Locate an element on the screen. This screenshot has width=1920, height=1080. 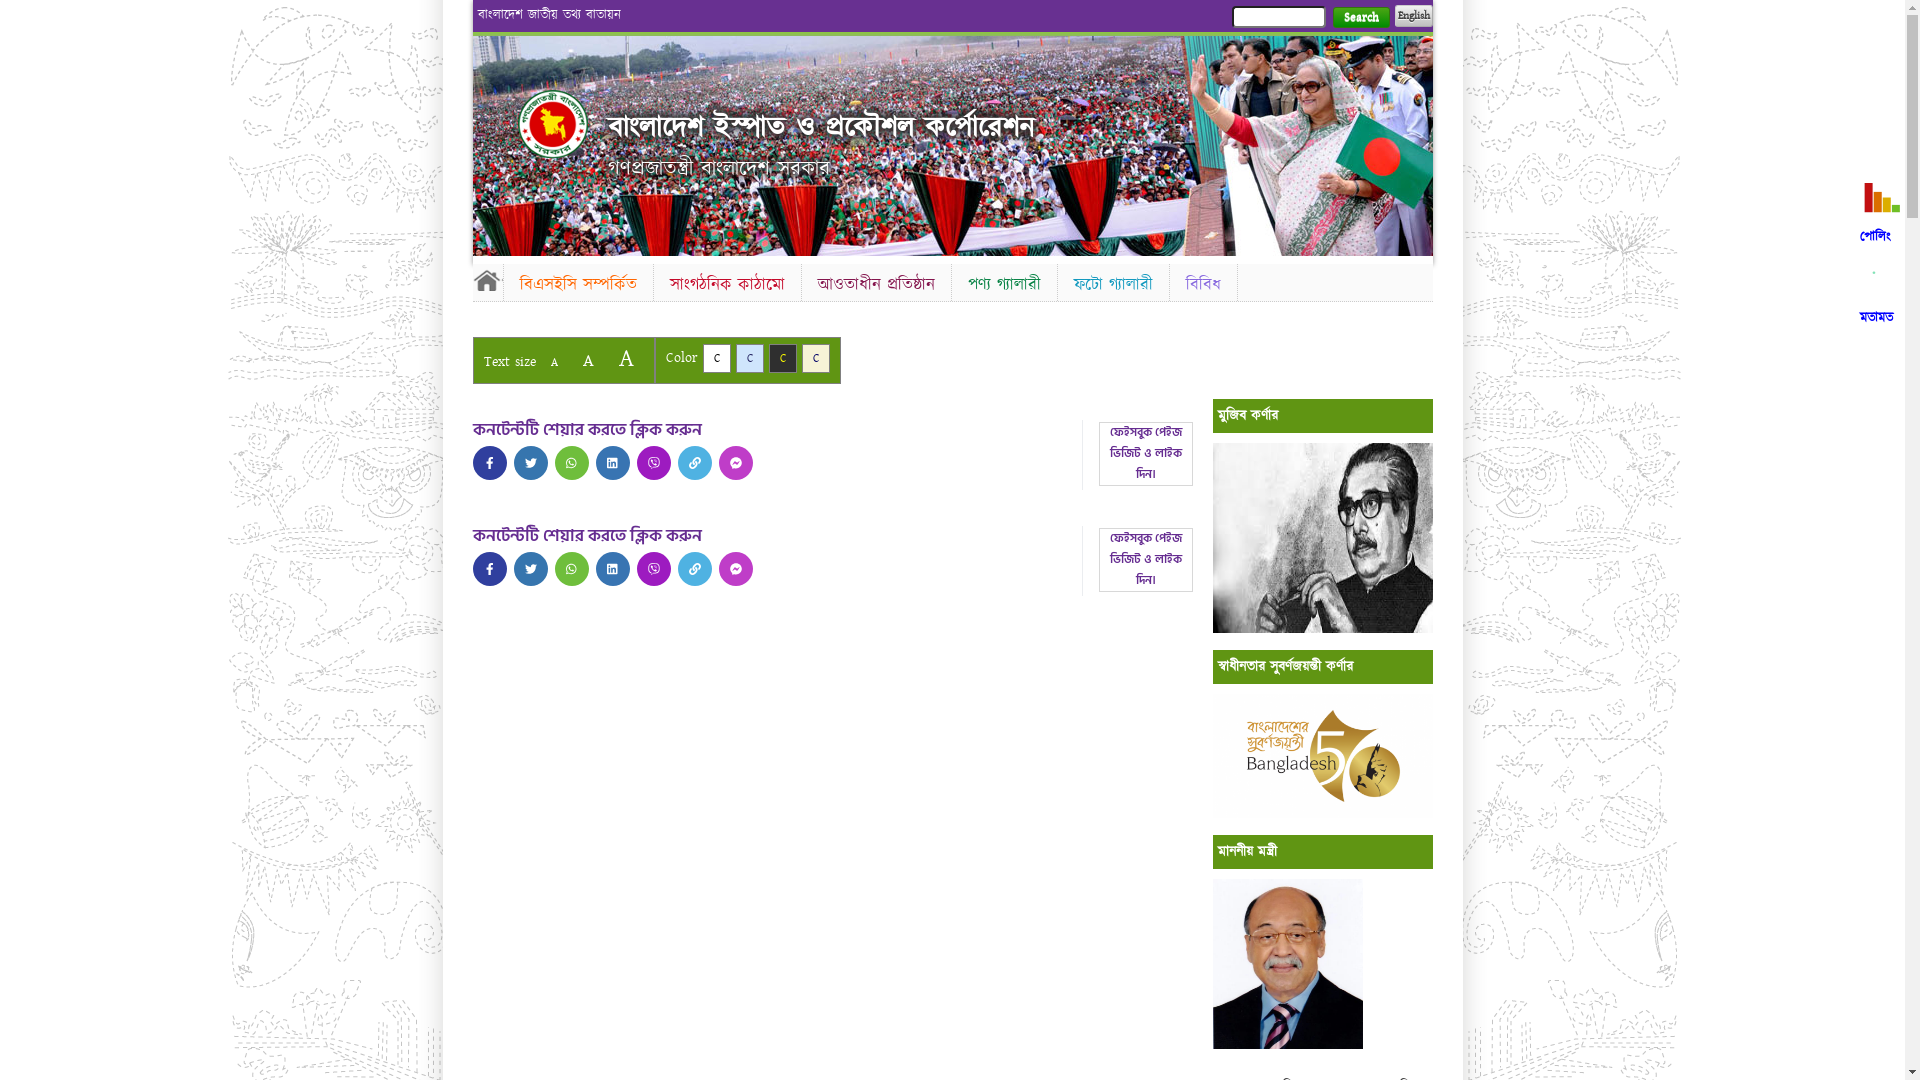
'English' is located at coordinates (1411, 15).